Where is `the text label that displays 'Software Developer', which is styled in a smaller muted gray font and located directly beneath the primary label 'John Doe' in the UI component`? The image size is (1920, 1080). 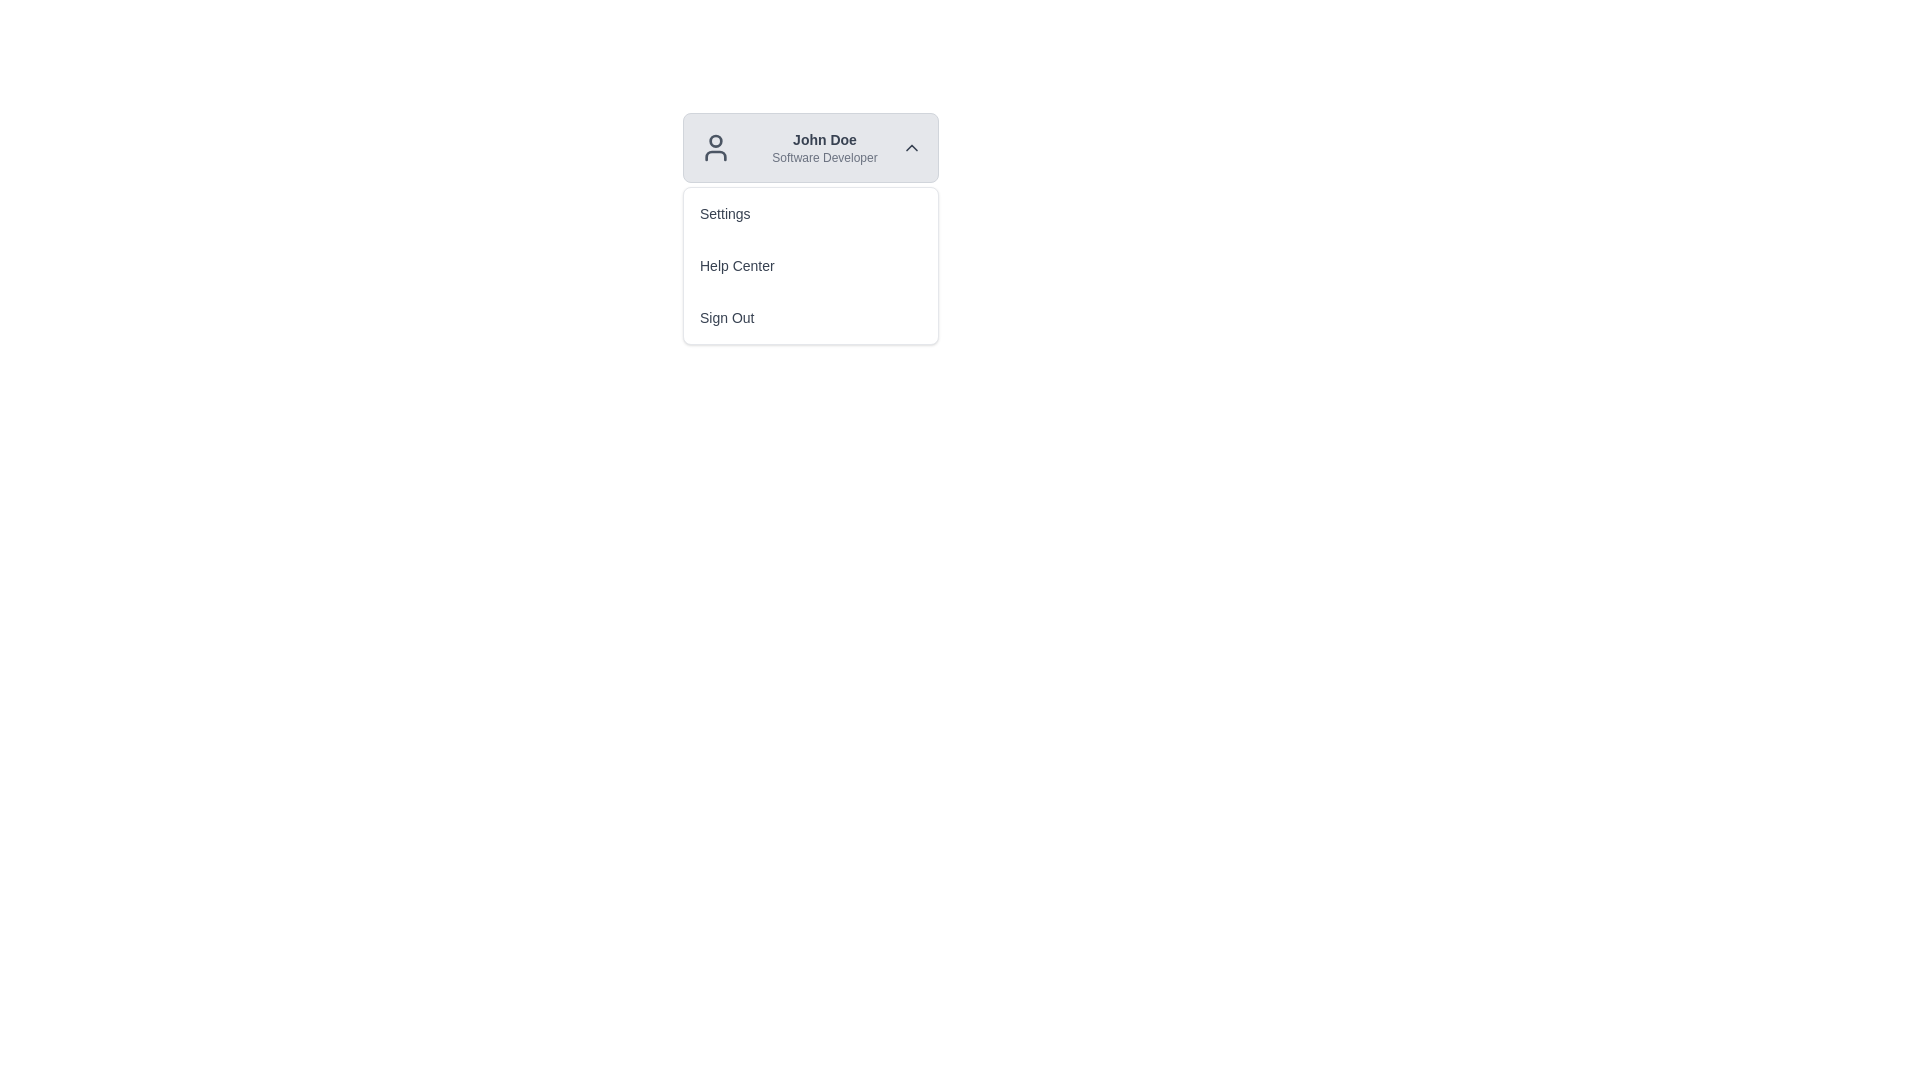 the text label that displays 'Software Developer', which is styled in a smaller muted gray font and located directly beneath the primary label 'John Doe' in the UI component is located at coordinates (825, 157).